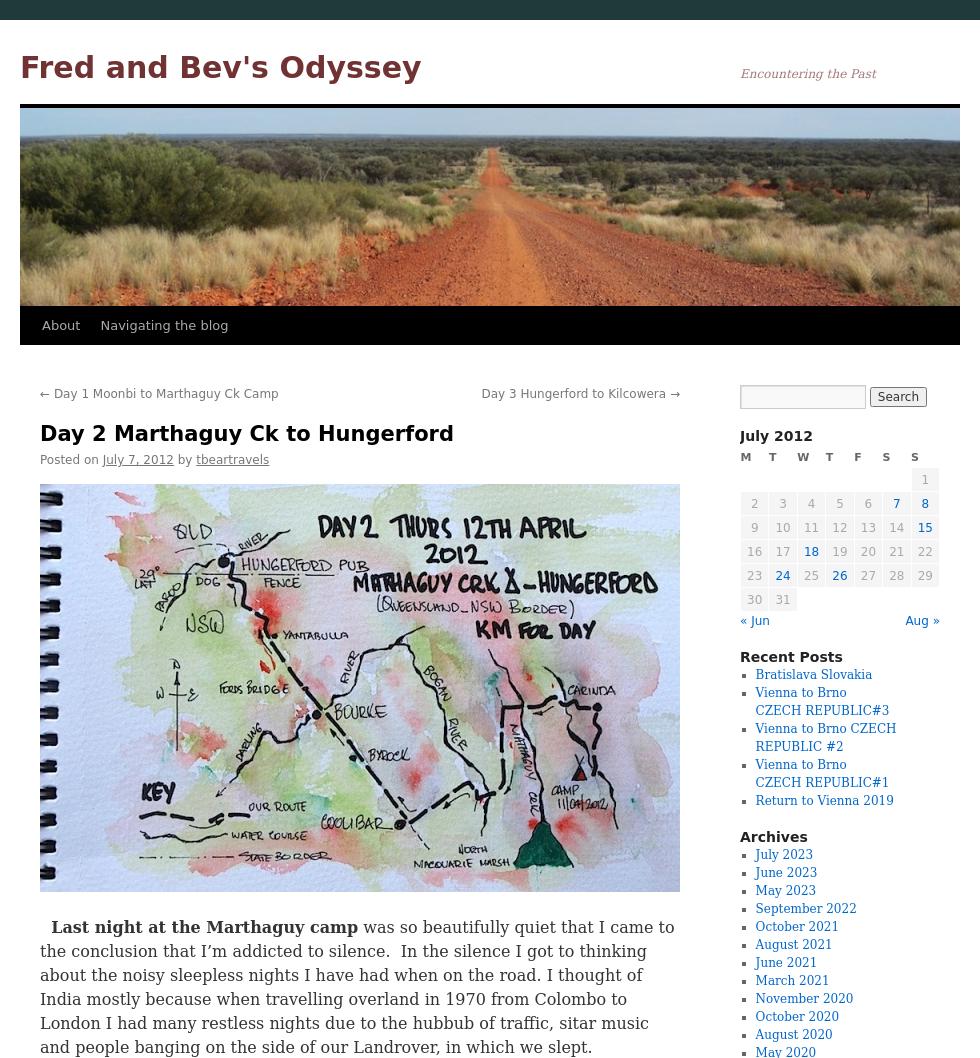 The width and height of the screenshot is (980, 1058). What do you see at coordinates (793, 945) in the screenshot?
I see `'August 2021'` at bounding box center [793, 945].